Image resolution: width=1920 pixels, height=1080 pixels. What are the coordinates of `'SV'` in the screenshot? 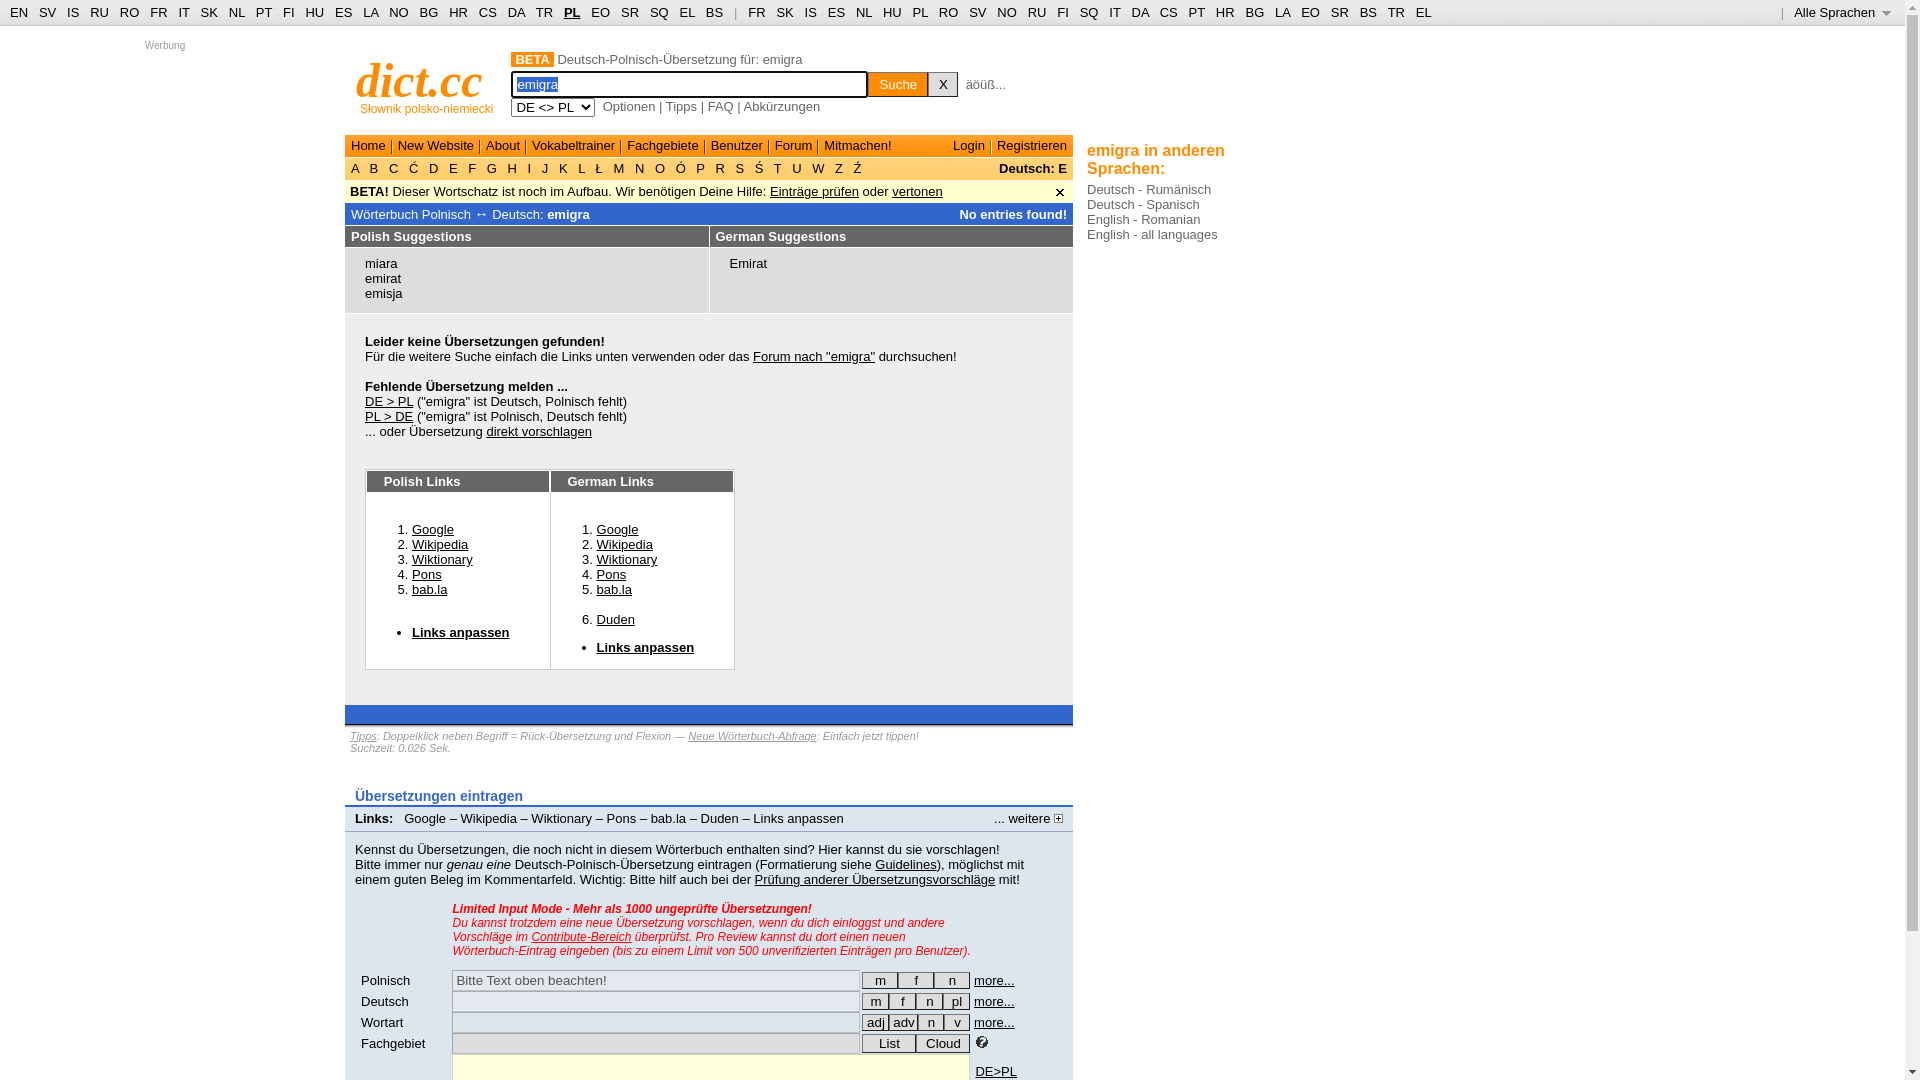 It's located at (47, 12).